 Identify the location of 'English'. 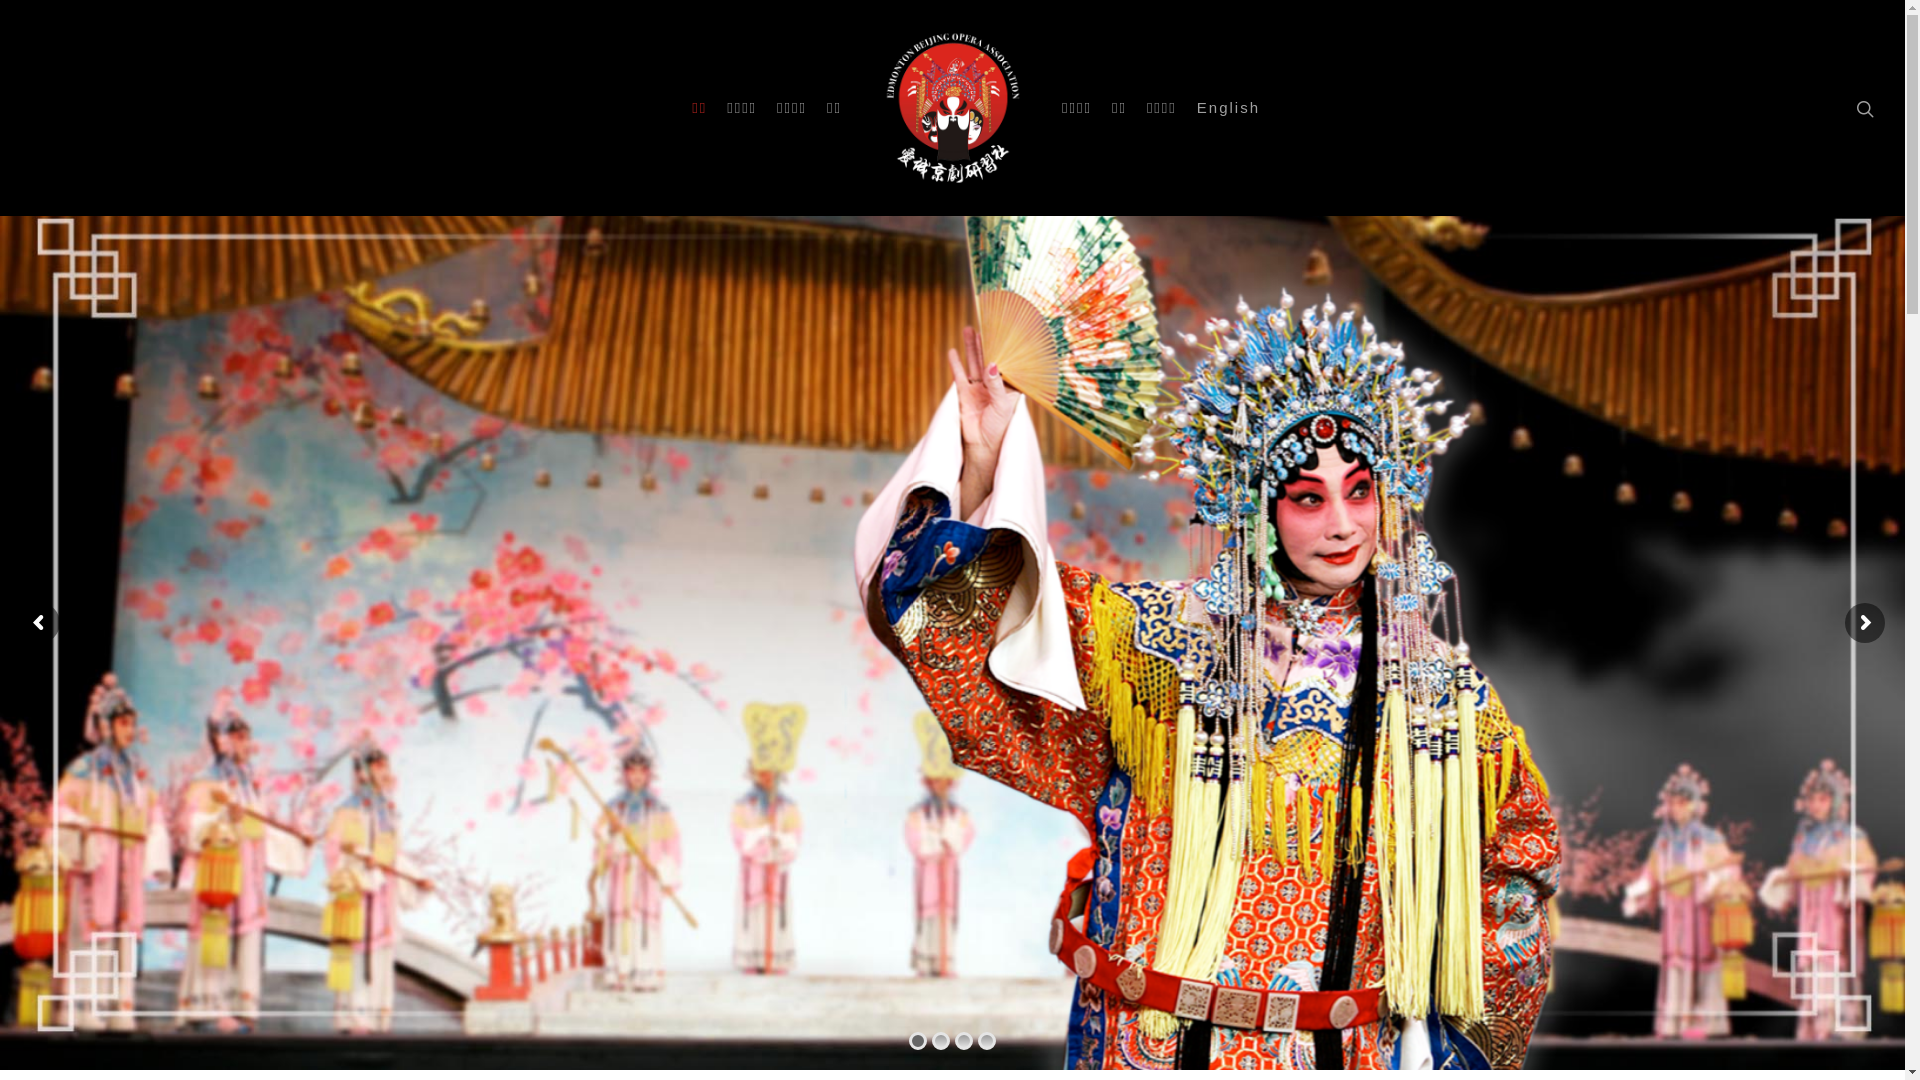
(1227, 108).